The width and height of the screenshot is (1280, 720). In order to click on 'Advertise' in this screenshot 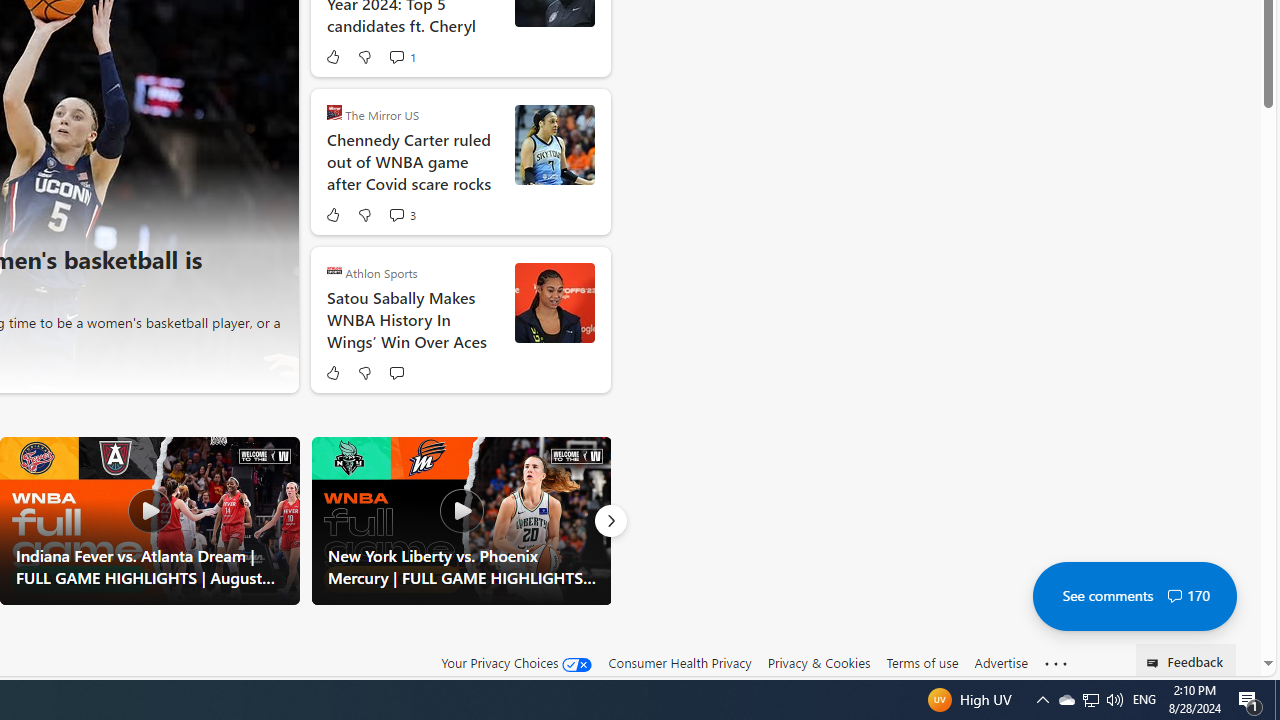, I will do `click(1000, 662)`.